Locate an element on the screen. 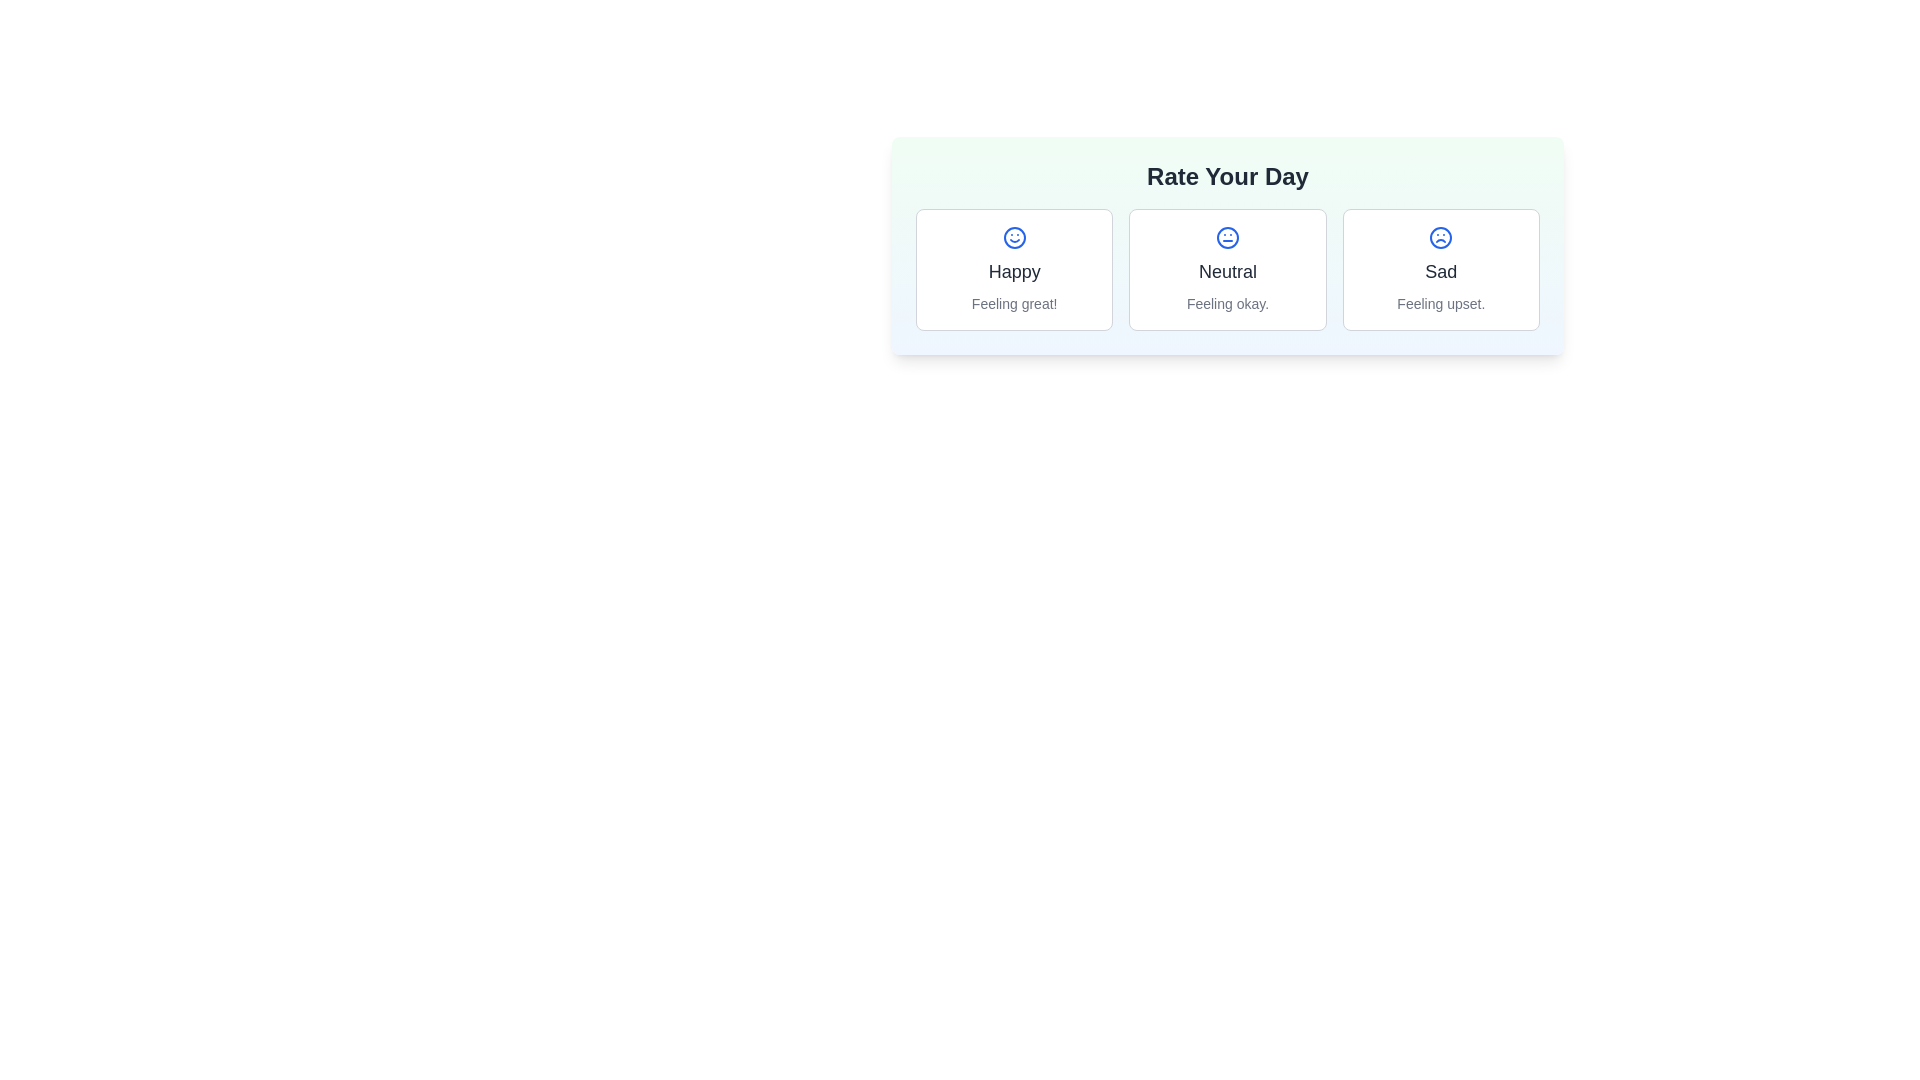  the text label reading 'Sad', which is styled with a large gray font and positioned at the center of the card layout, below the sad face icon is located at coordinates (1441, 272).